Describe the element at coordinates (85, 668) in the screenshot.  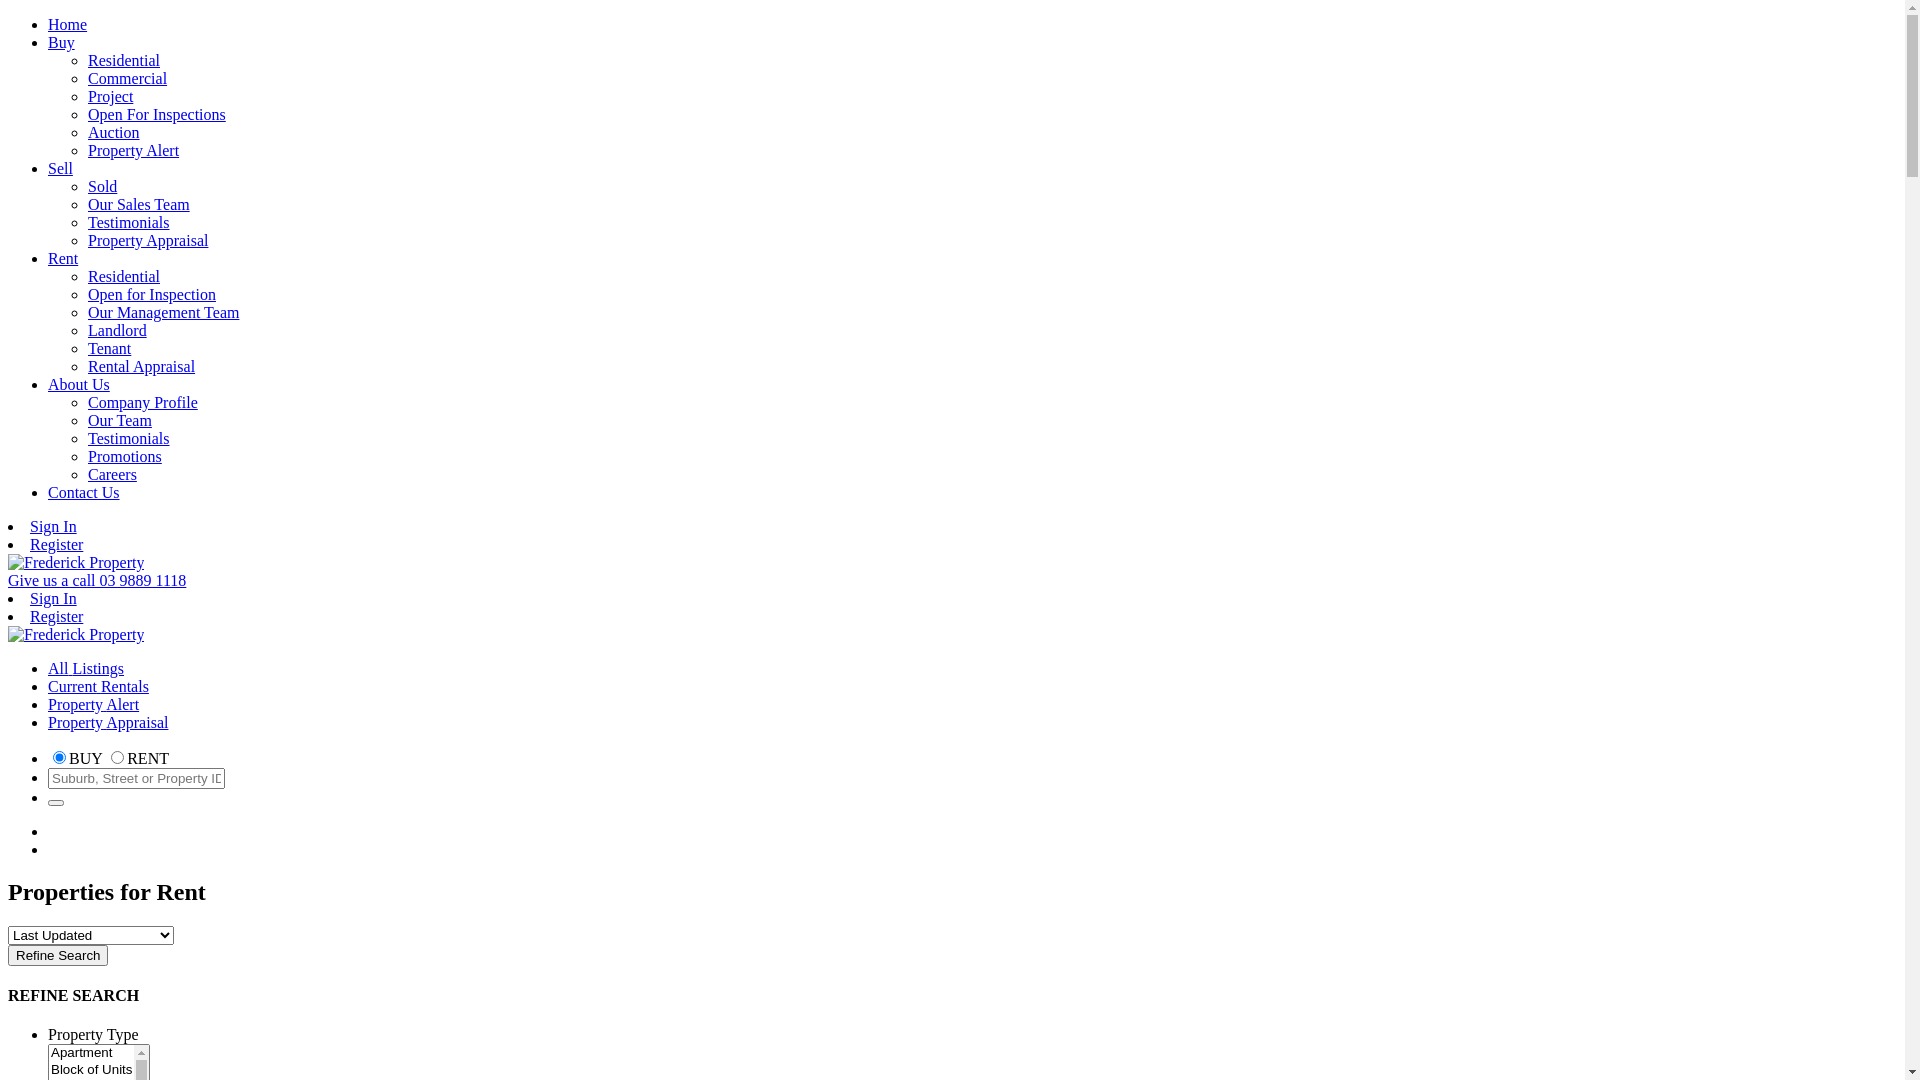
I see `'All Listings'` at that location.